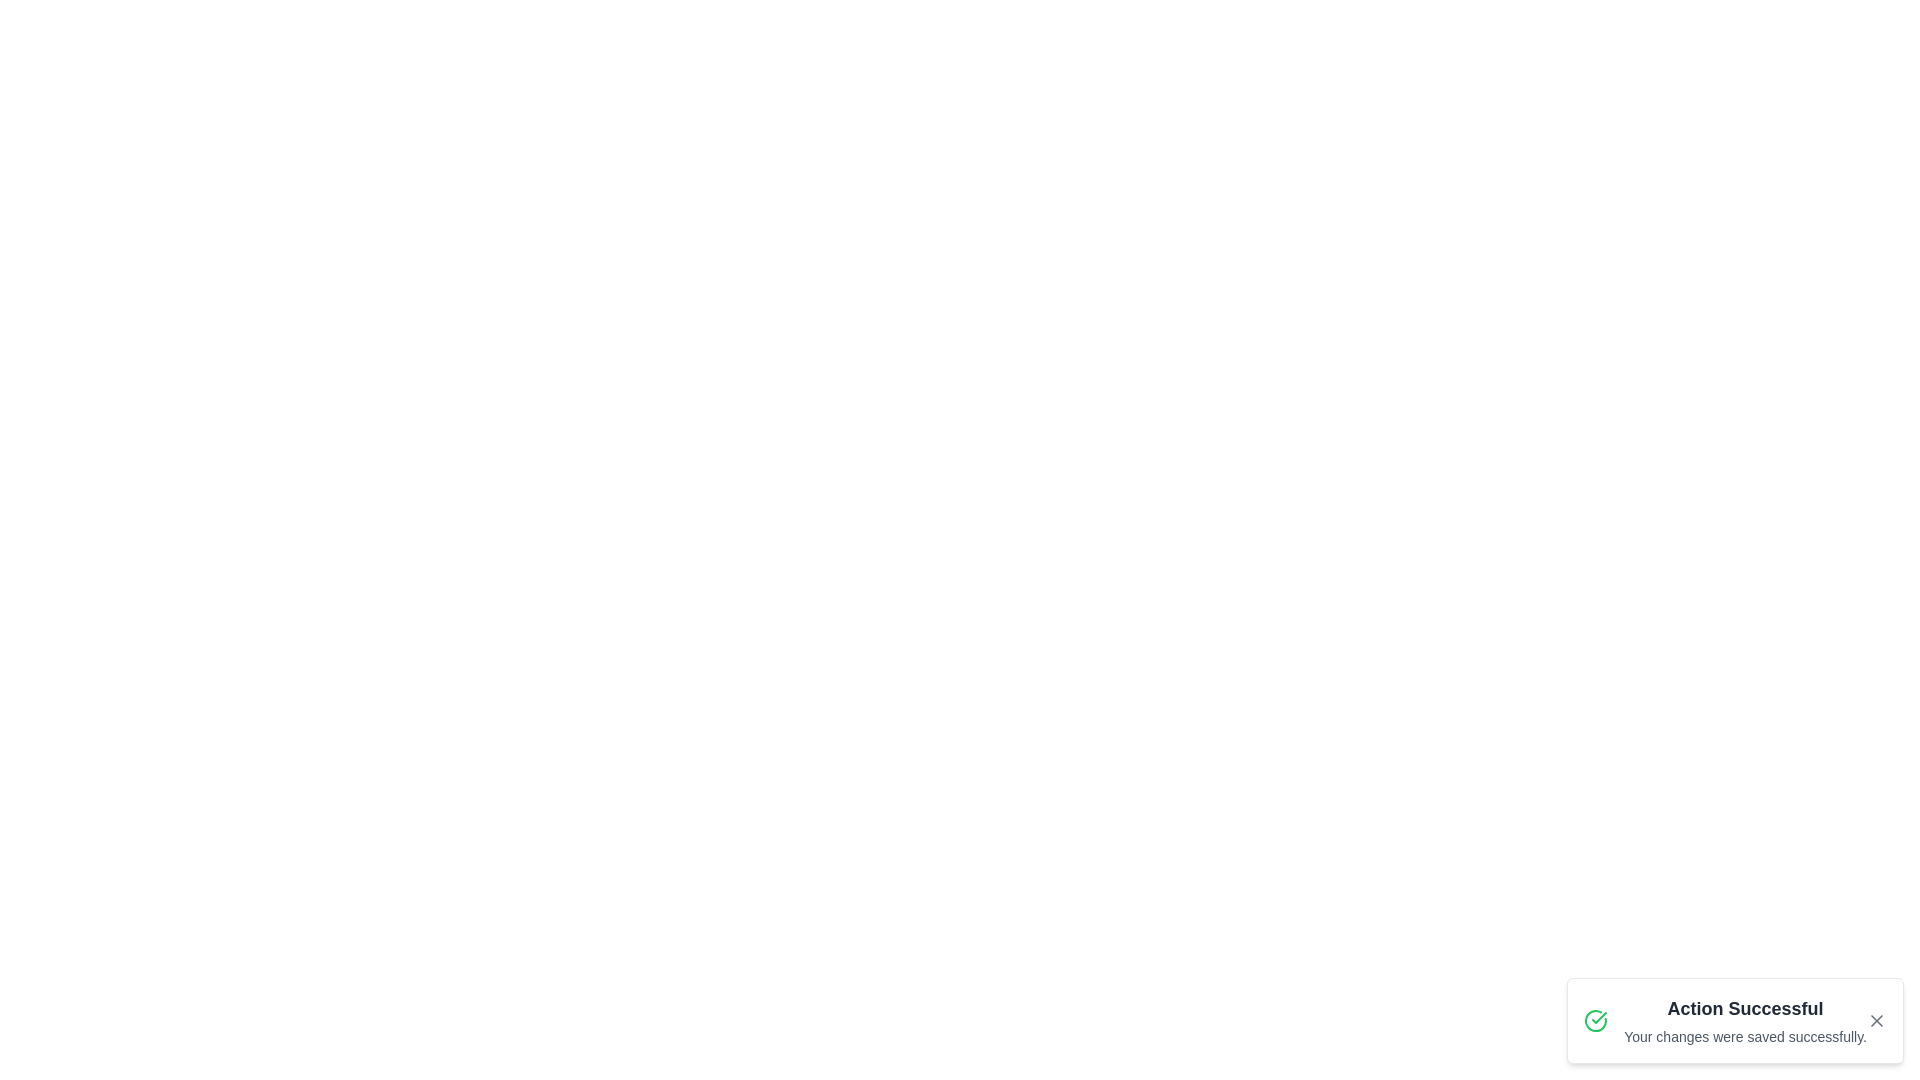 The height and width of the screenshot is (1080, 1920). I want to click on the close button to dismiss the notification, so click(1875, 1021).